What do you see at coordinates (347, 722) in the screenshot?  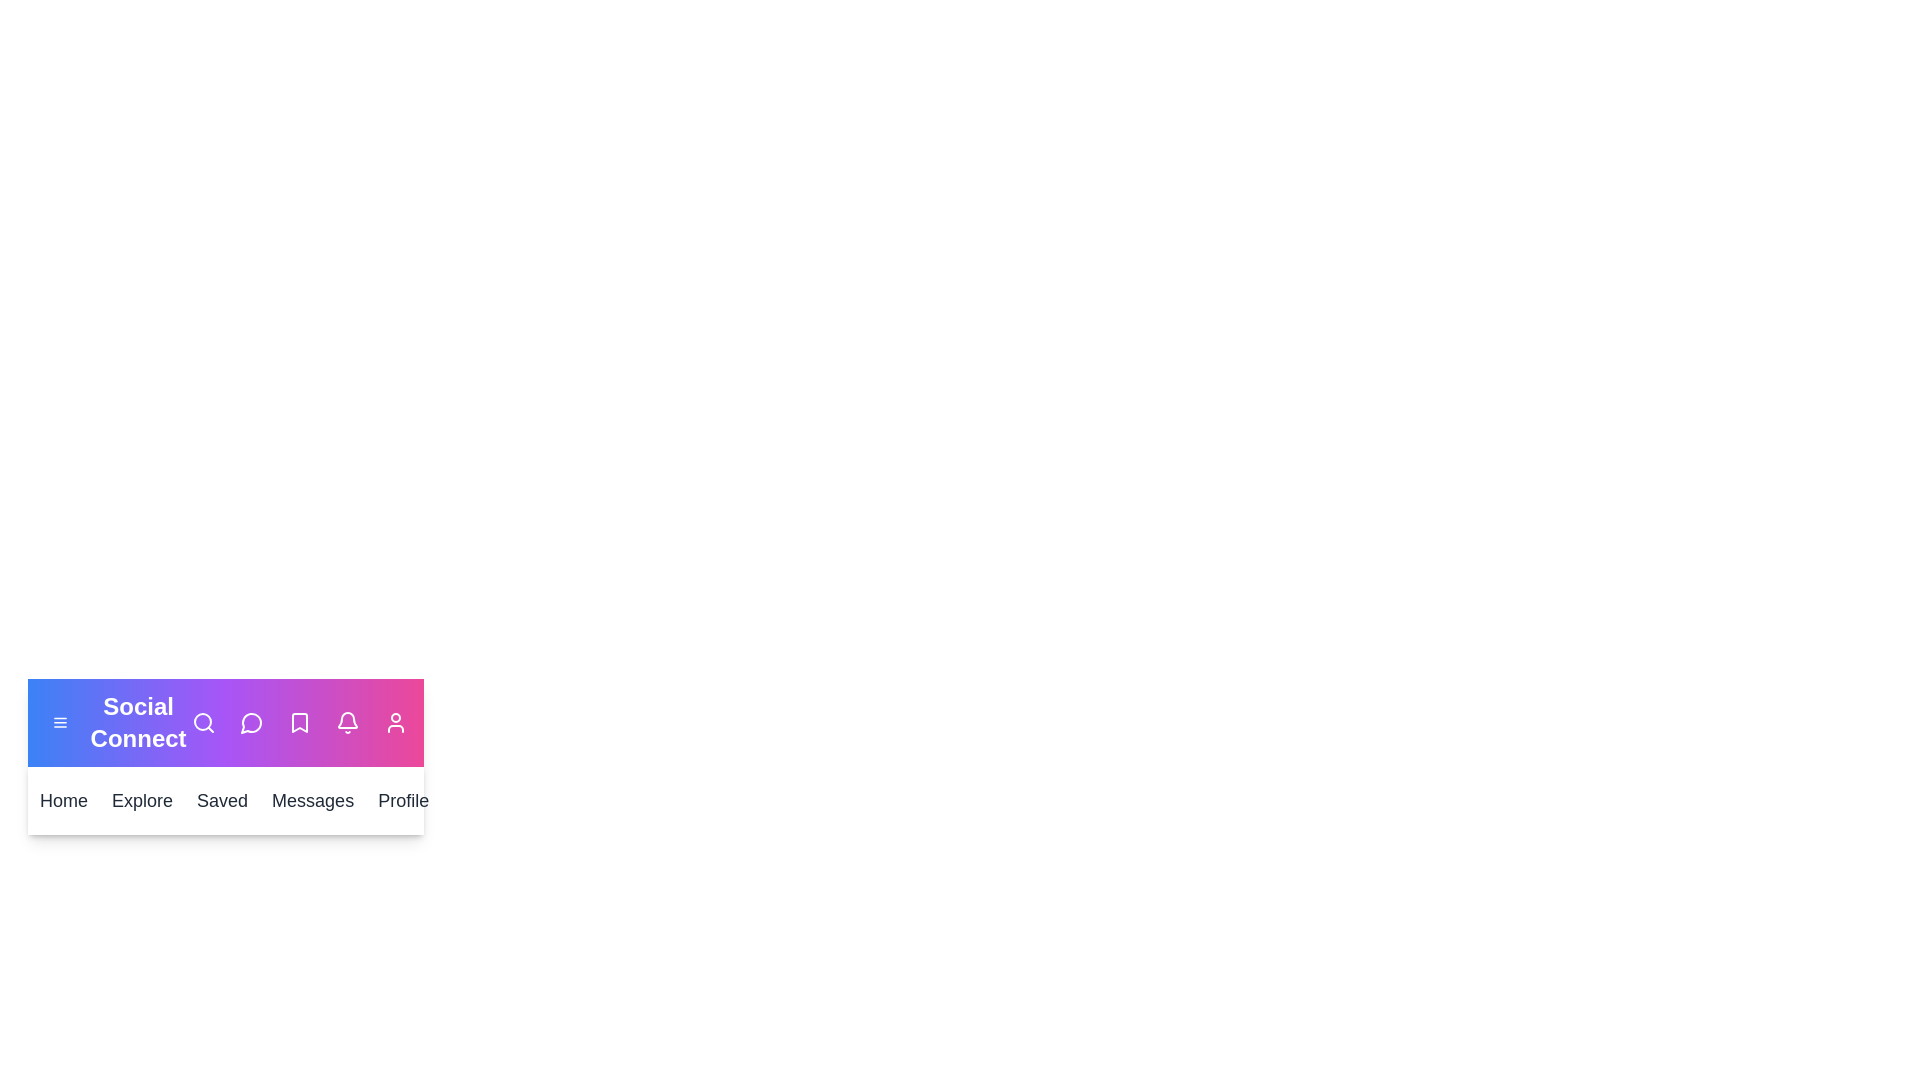 I see `the bell icon to check notifications` at bounding box center [347, 722].